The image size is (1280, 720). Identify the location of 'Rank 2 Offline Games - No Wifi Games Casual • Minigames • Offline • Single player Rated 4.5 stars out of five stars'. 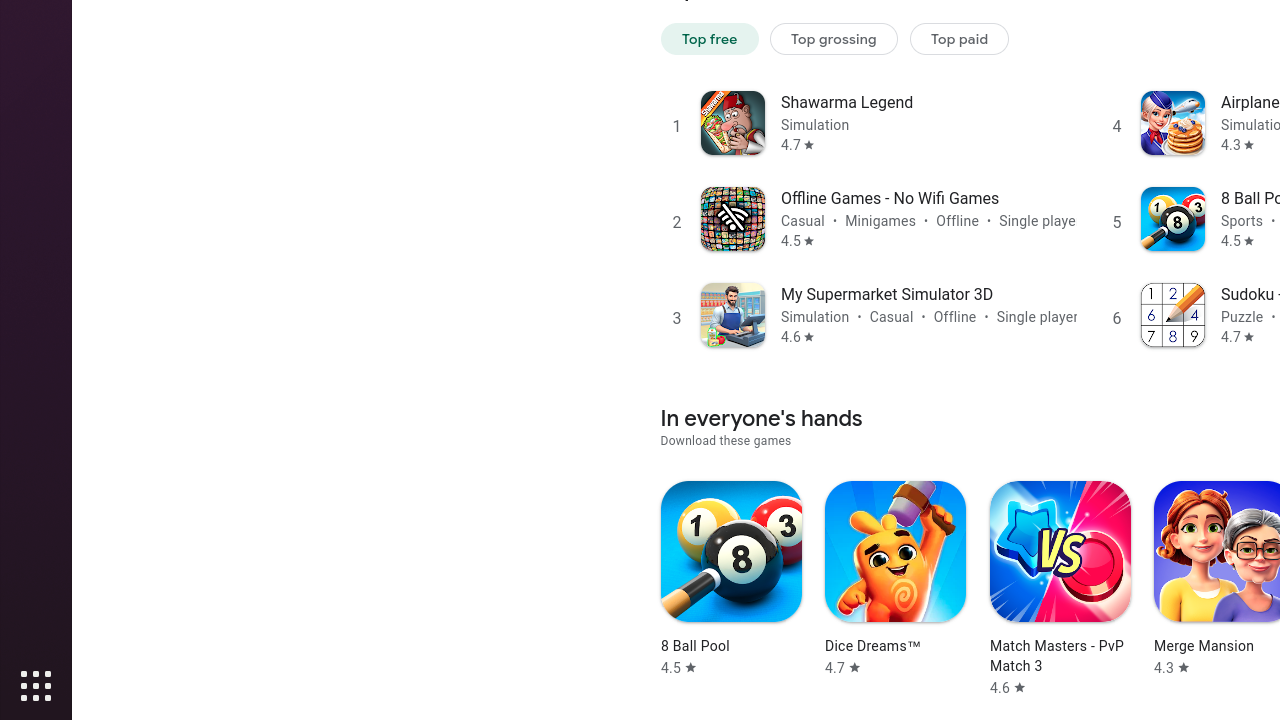
(868, 218).